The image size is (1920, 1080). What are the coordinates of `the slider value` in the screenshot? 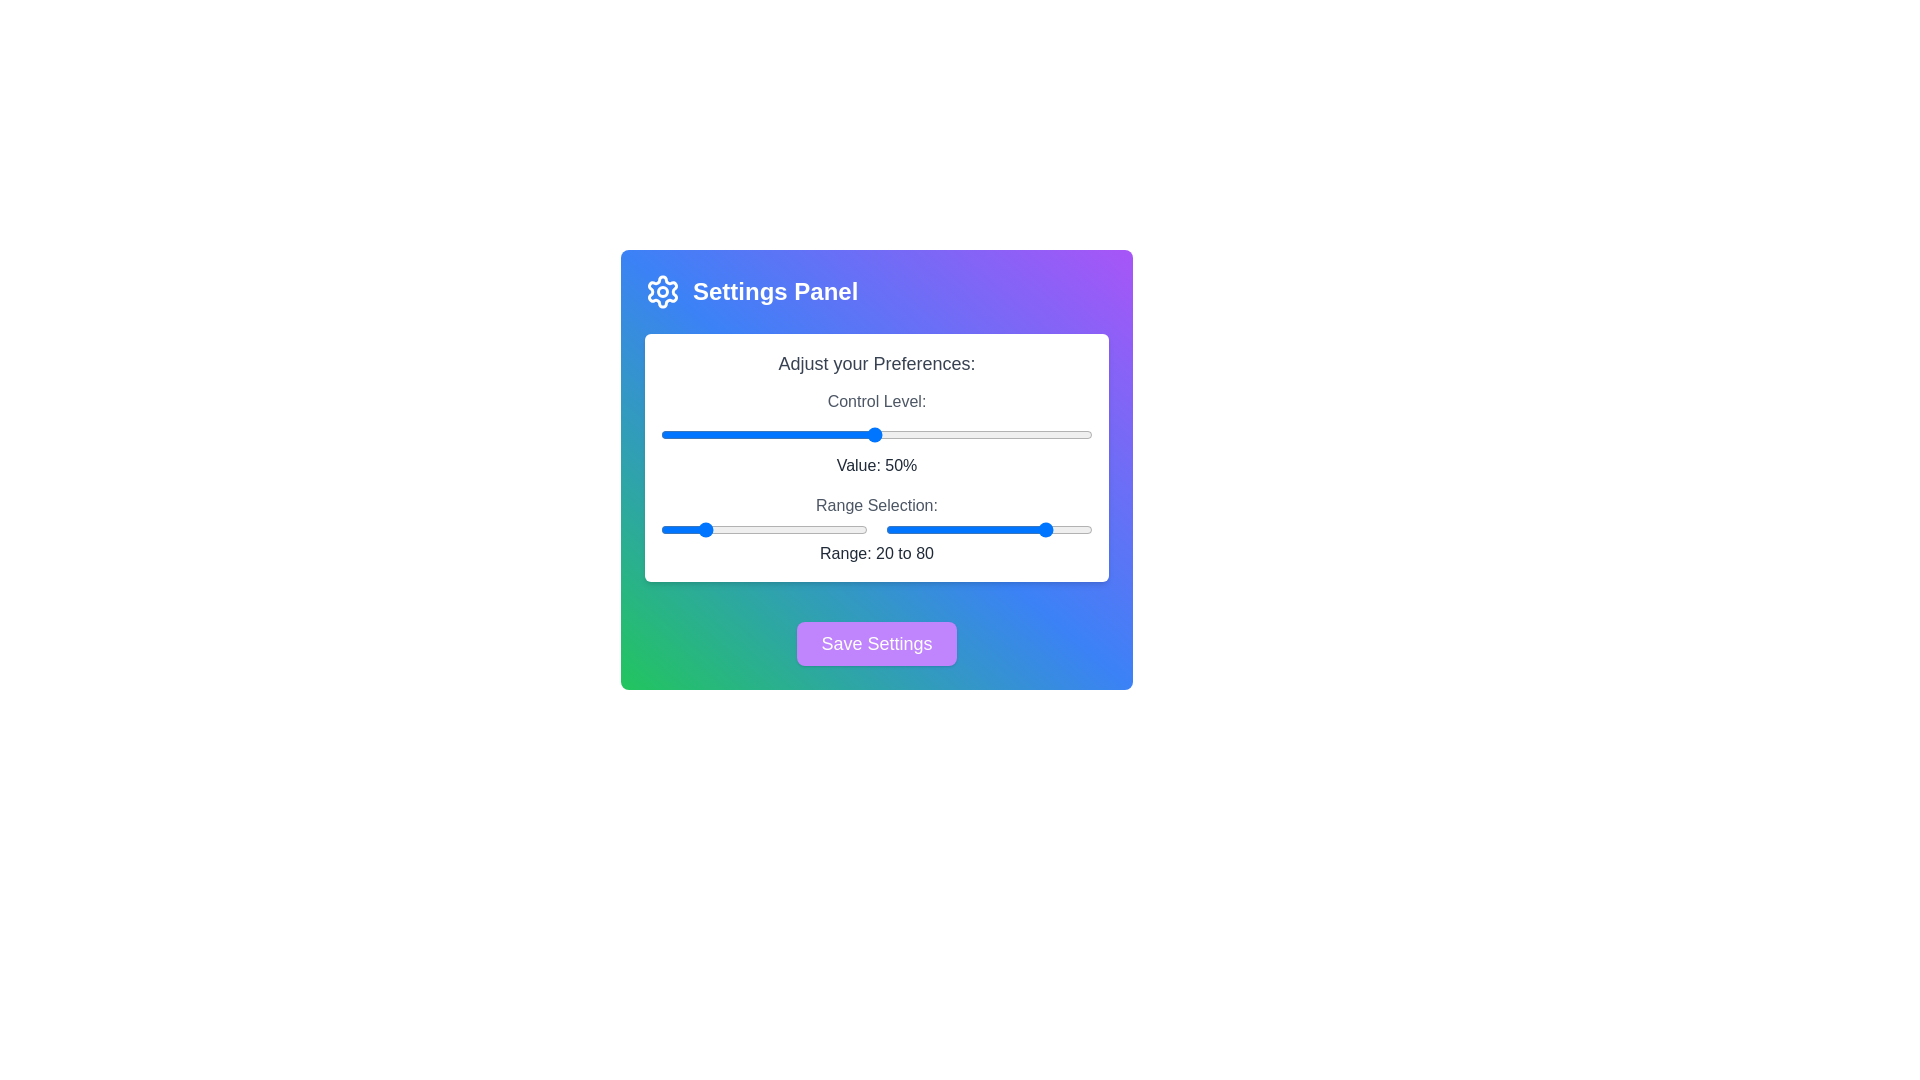 It's located at (930, 434).